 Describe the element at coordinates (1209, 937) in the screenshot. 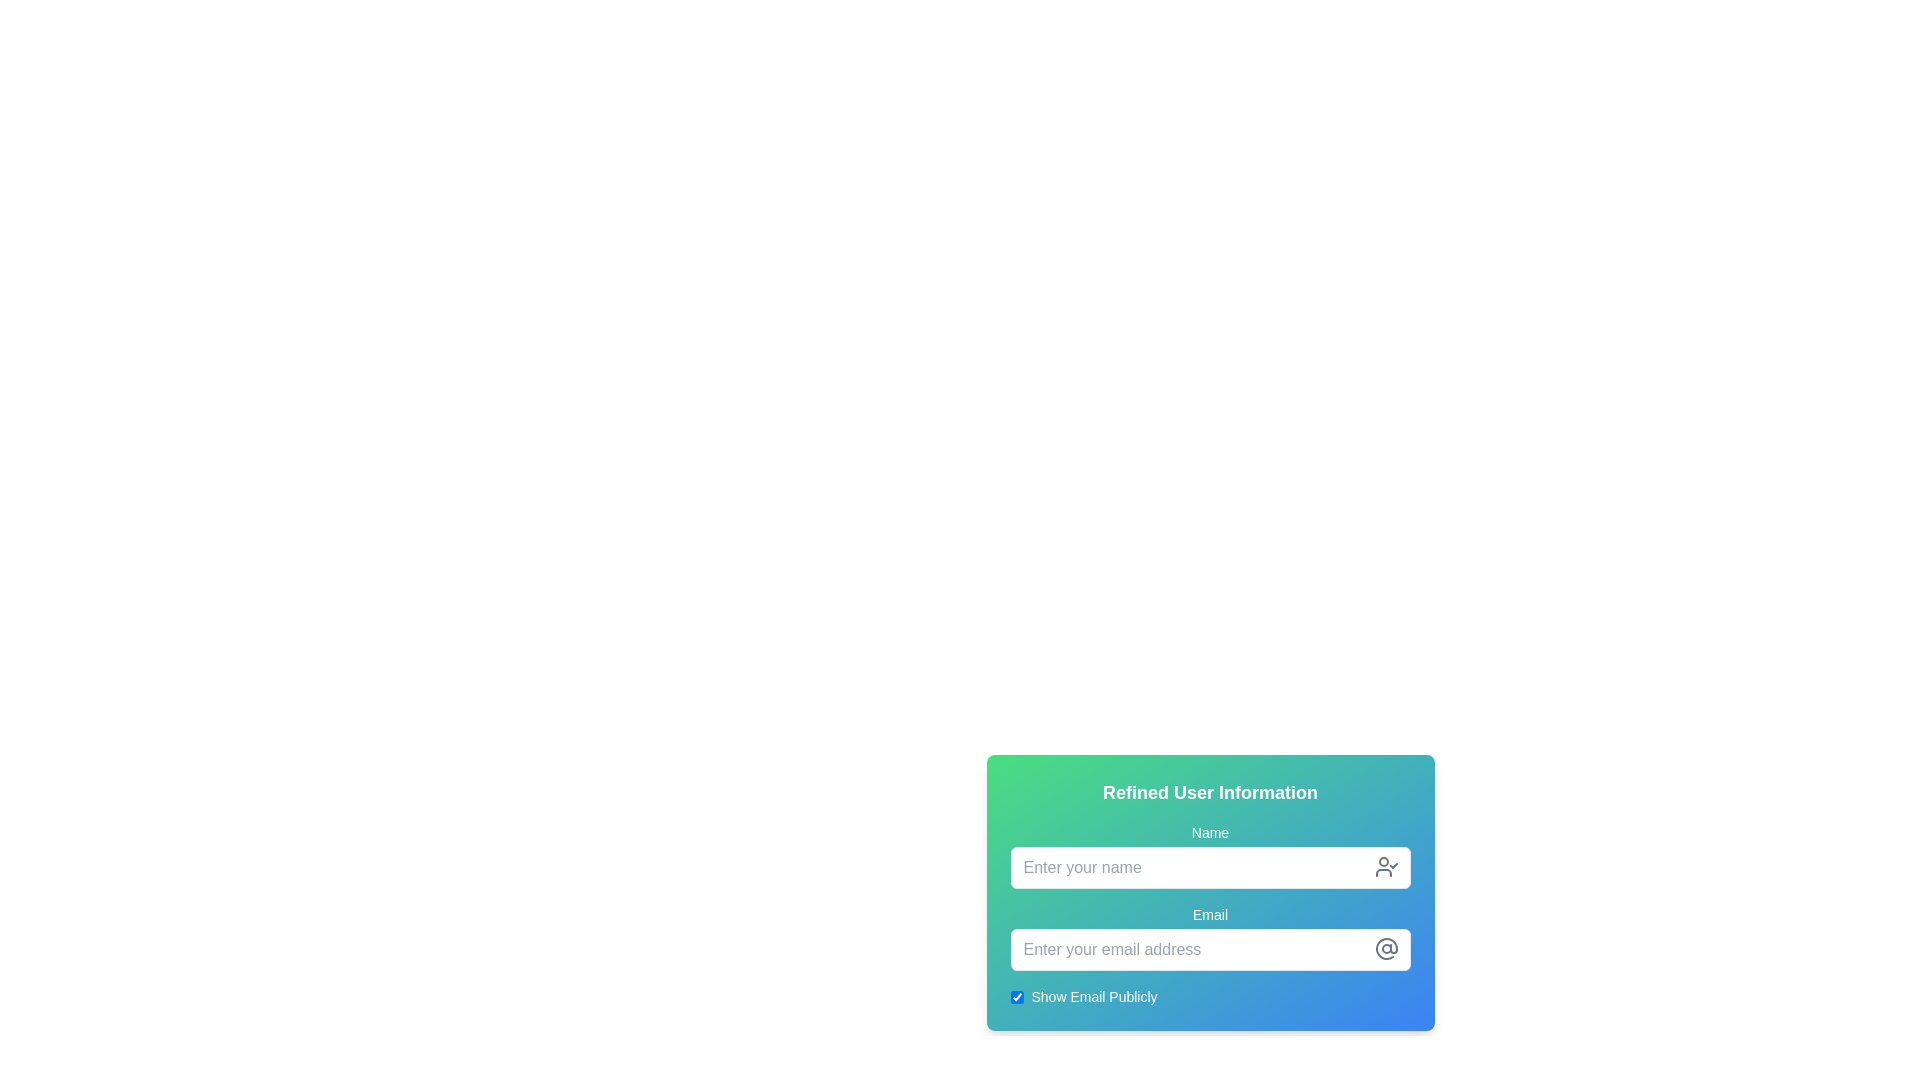

I see `the 'Email' text label, which is styled minimally and positioned in the 'Refined User Information' section between the 'Name' input field and 'Show Email Publicly' checkbox` at that location.